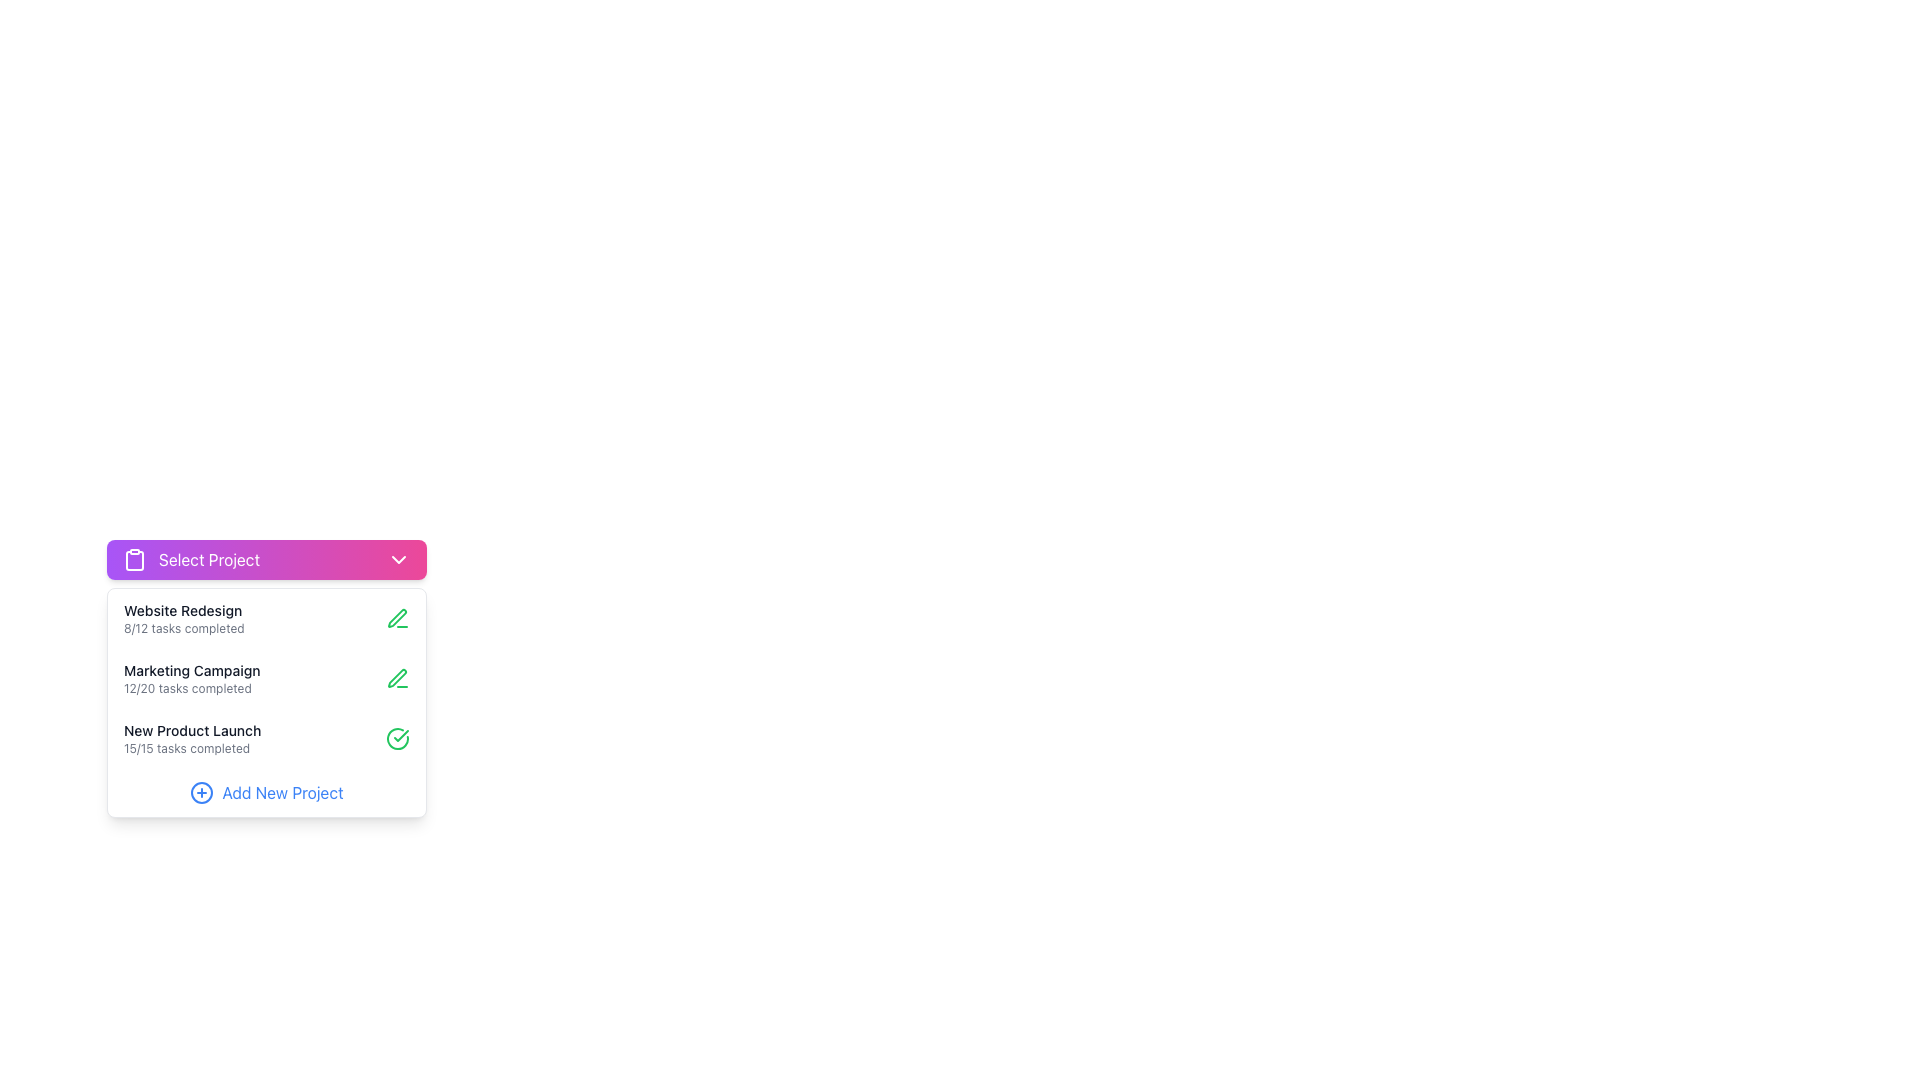 This screenshot has height=1080, width=1920. I want to click on the green circular icon with a check mark inside, located next to the 'New Product Launch' text, so click(398, 739).